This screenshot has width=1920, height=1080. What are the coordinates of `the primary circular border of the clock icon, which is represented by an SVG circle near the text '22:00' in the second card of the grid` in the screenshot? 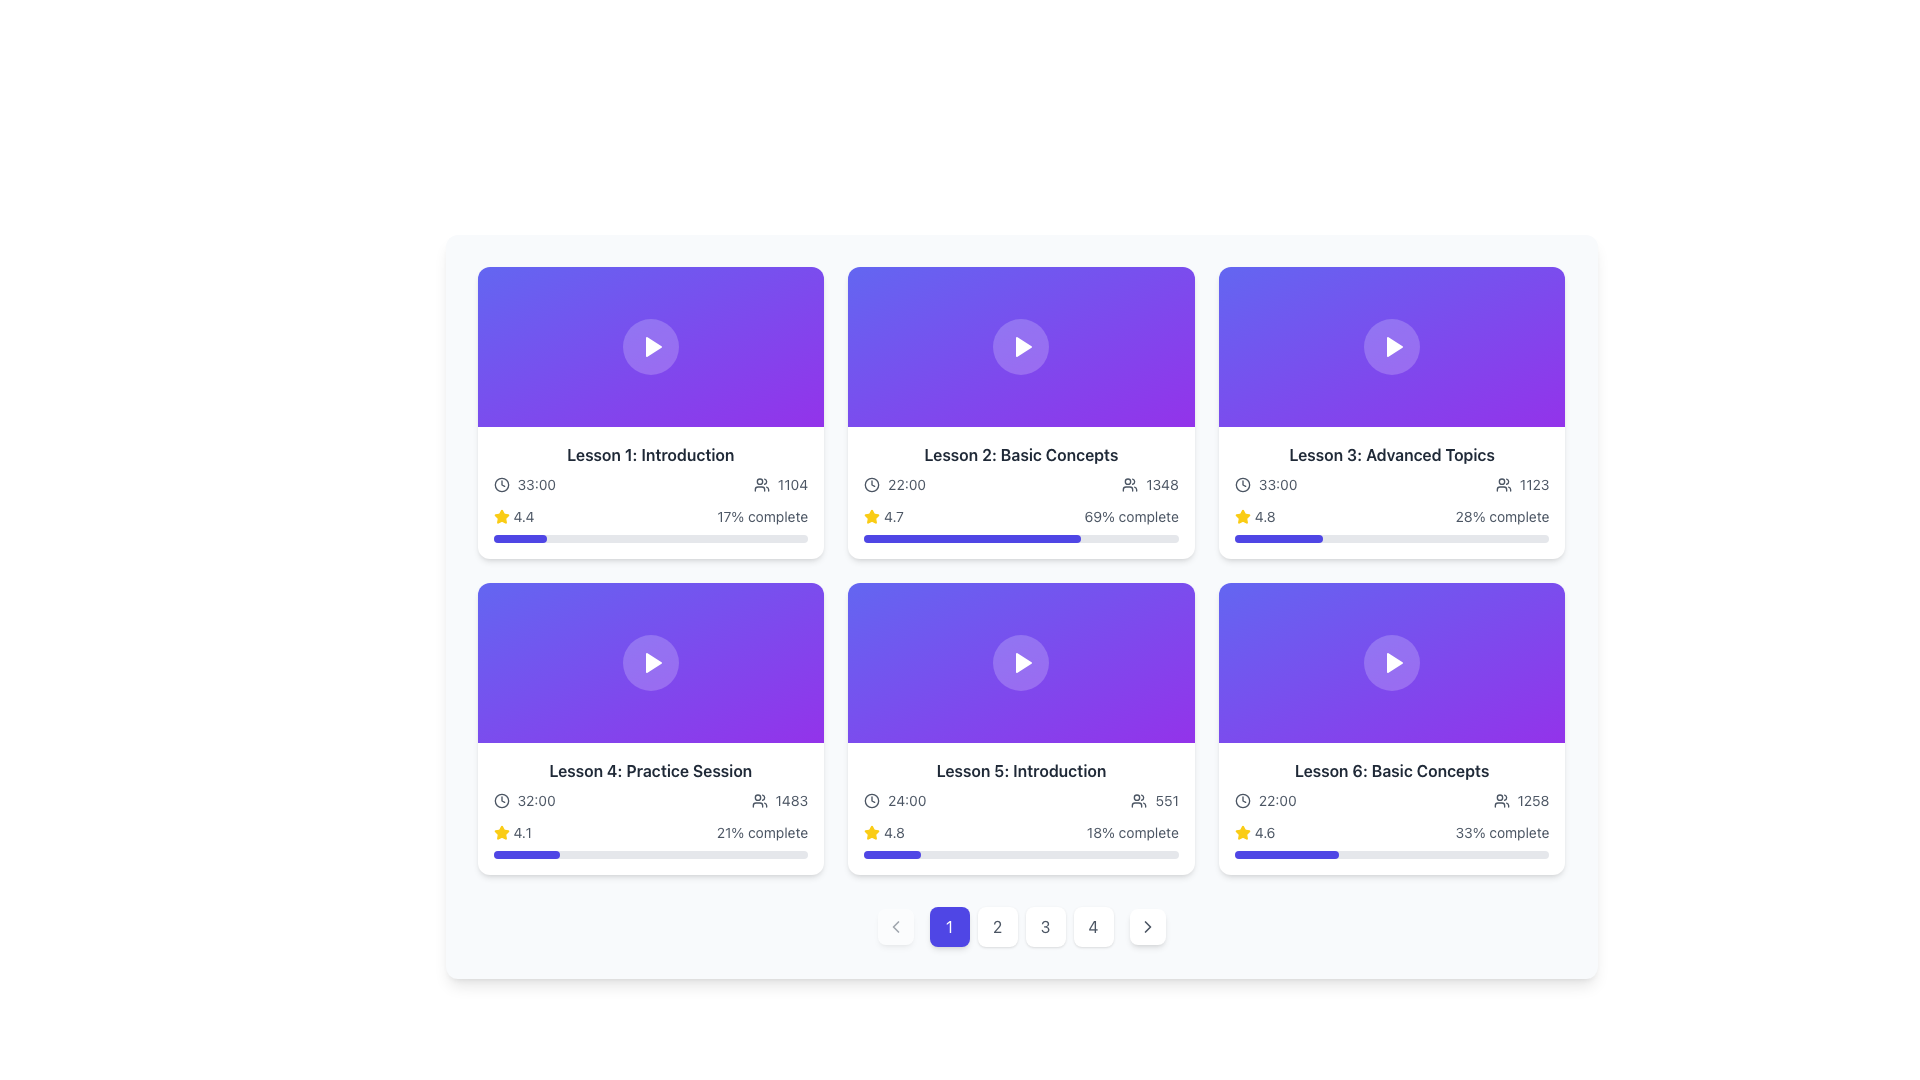 It's located at (872, 485).